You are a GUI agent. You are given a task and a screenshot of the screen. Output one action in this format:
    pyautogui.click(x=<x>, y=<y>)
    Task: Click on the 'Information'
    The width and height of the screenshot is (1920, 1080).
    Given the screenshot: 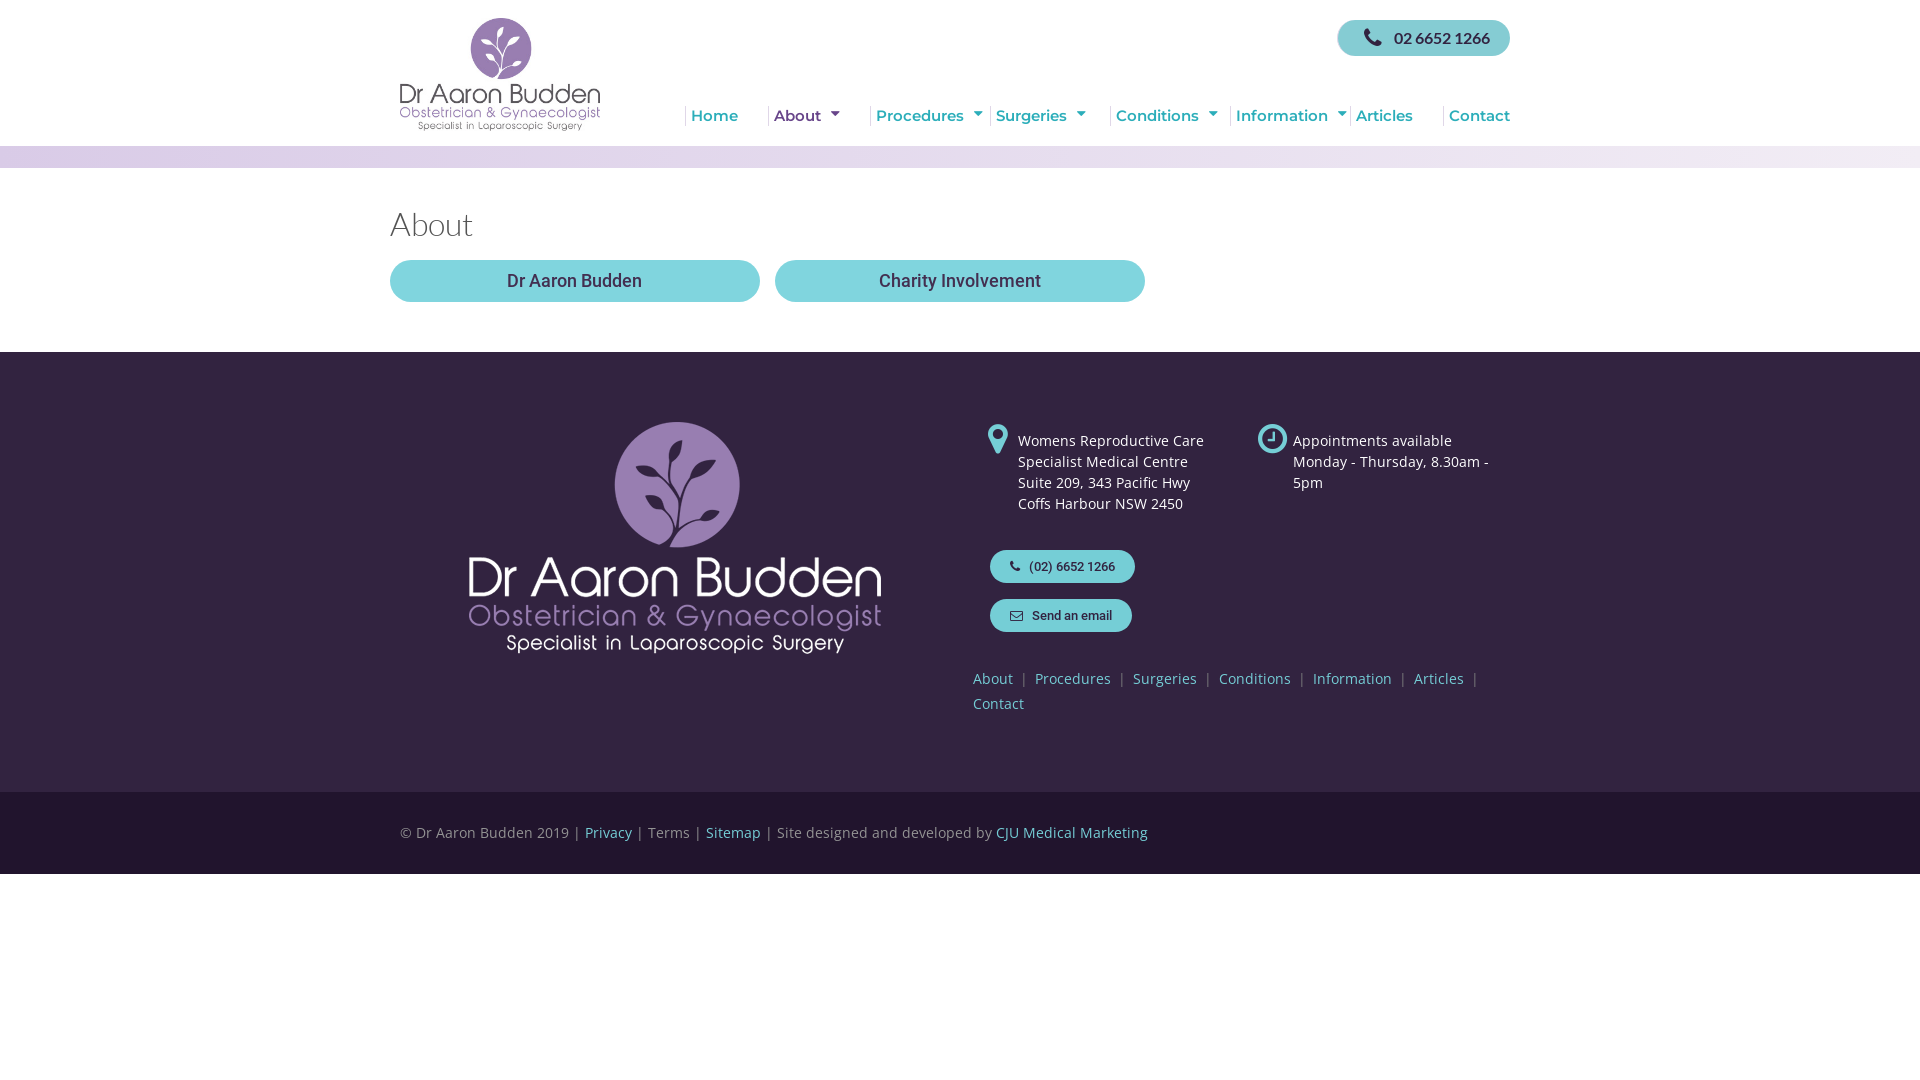 What is the action you would take?
    pyautogui.click(x=1290, y=115)
    